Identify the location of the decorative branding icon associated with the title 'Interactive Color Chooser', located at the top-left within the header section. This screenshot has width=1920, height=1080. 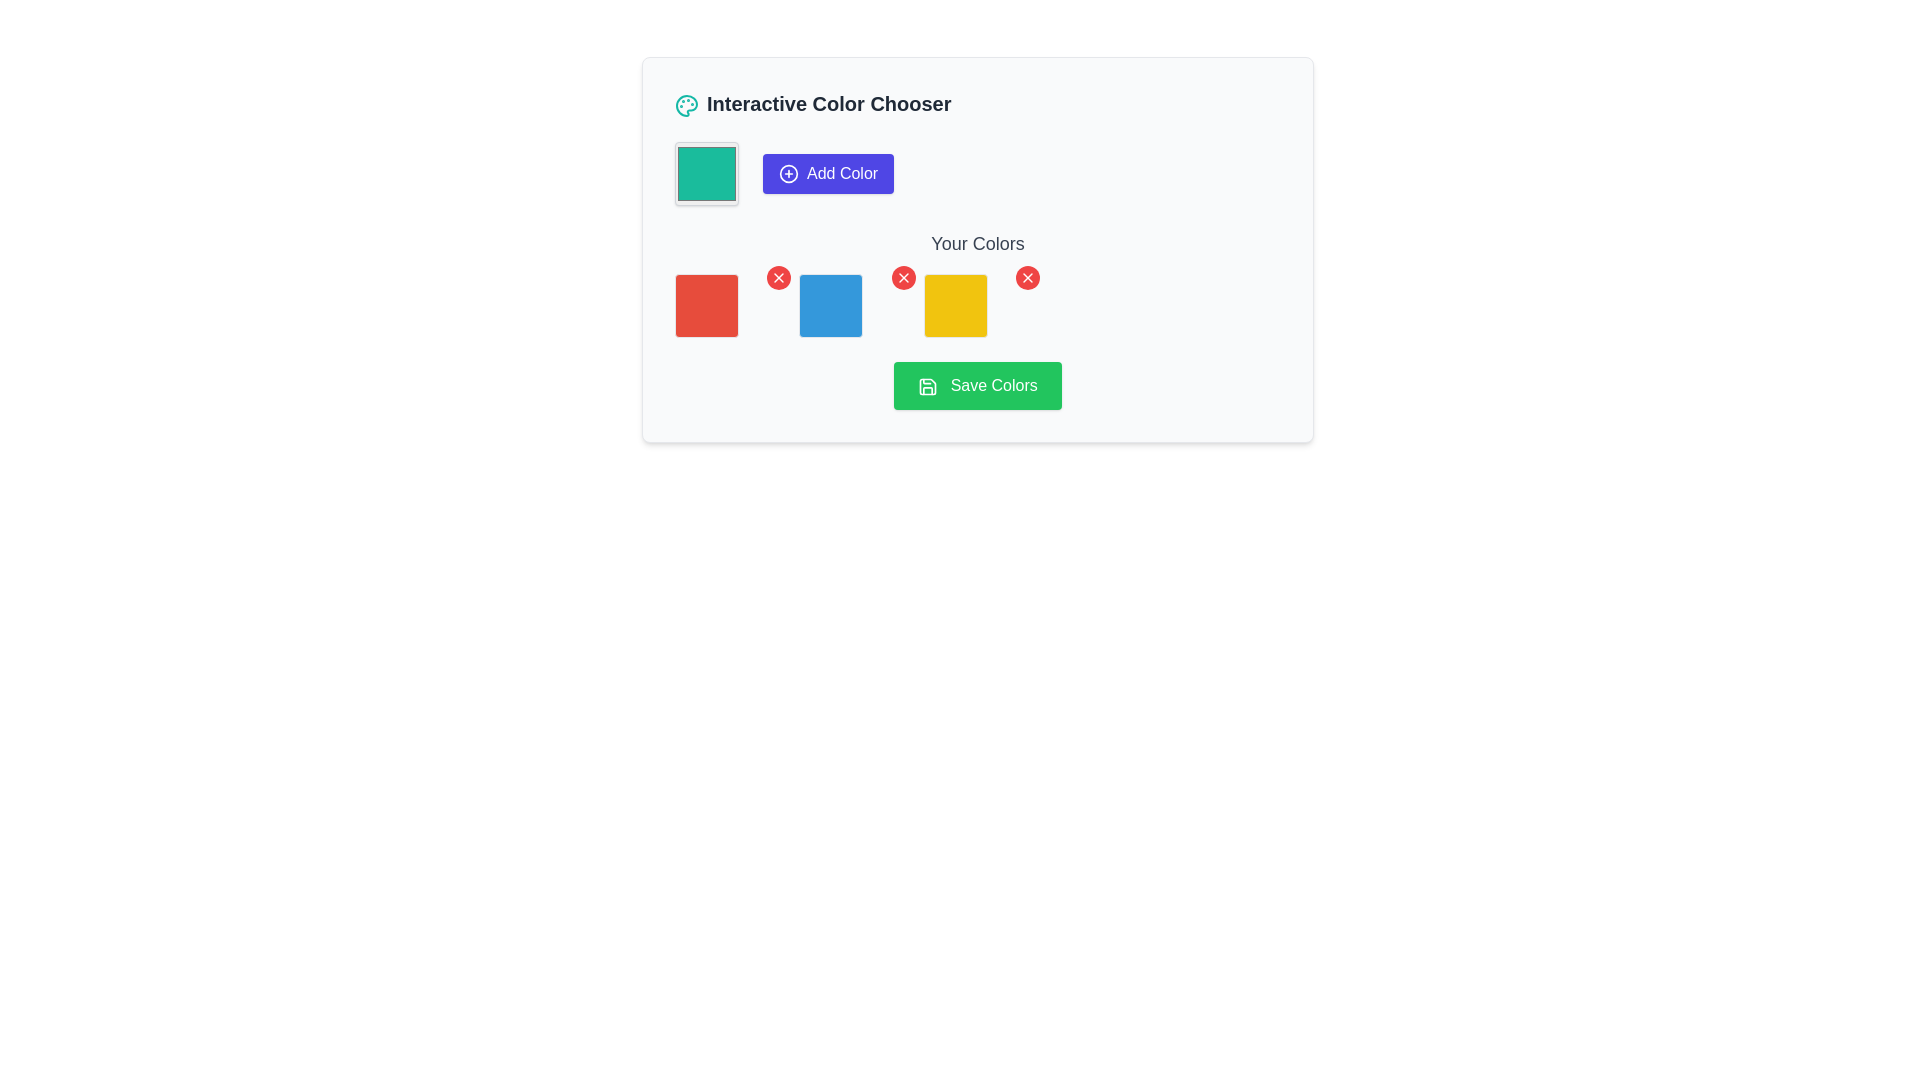
(686, 104).